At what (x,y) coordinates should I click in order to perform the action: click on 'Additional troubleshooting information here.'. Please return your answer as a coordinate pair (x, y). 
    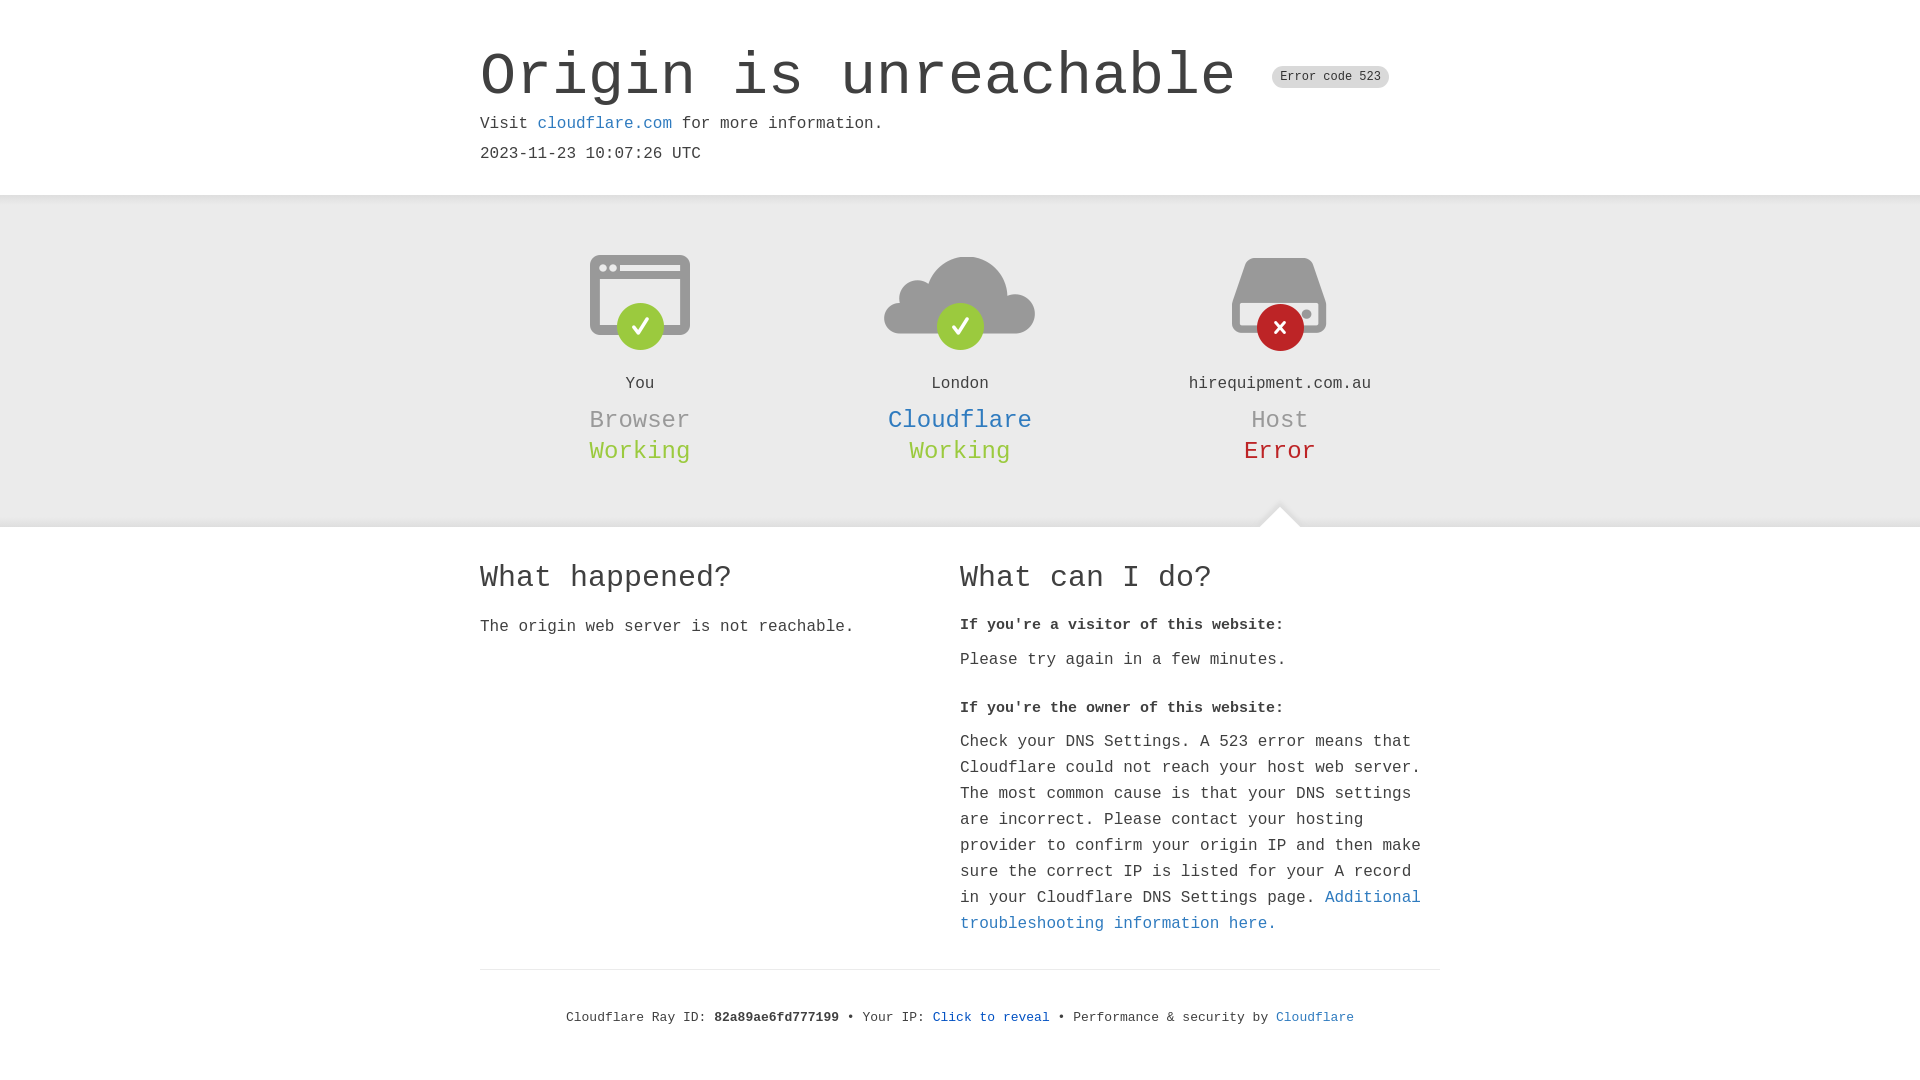
    Looking at the image, I should click on (1190, 910).